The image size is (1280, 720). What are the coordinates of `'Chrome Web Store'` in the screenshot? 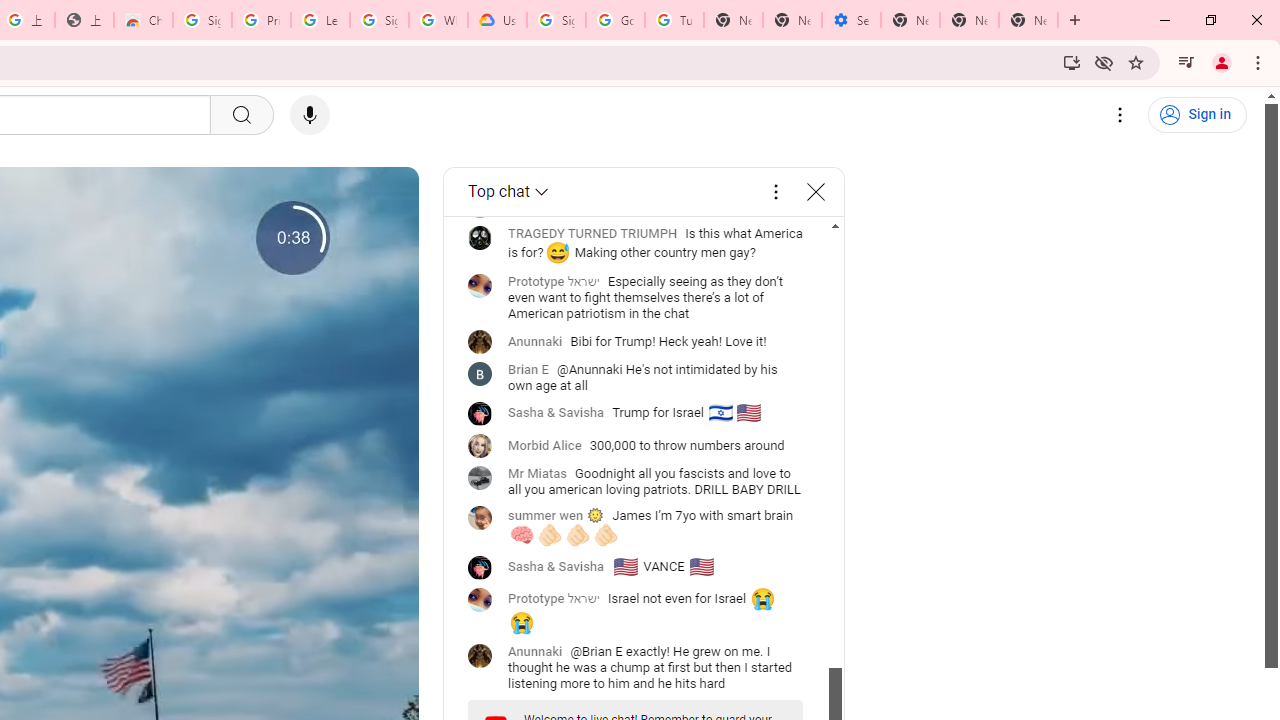 It's located at (142, 20).